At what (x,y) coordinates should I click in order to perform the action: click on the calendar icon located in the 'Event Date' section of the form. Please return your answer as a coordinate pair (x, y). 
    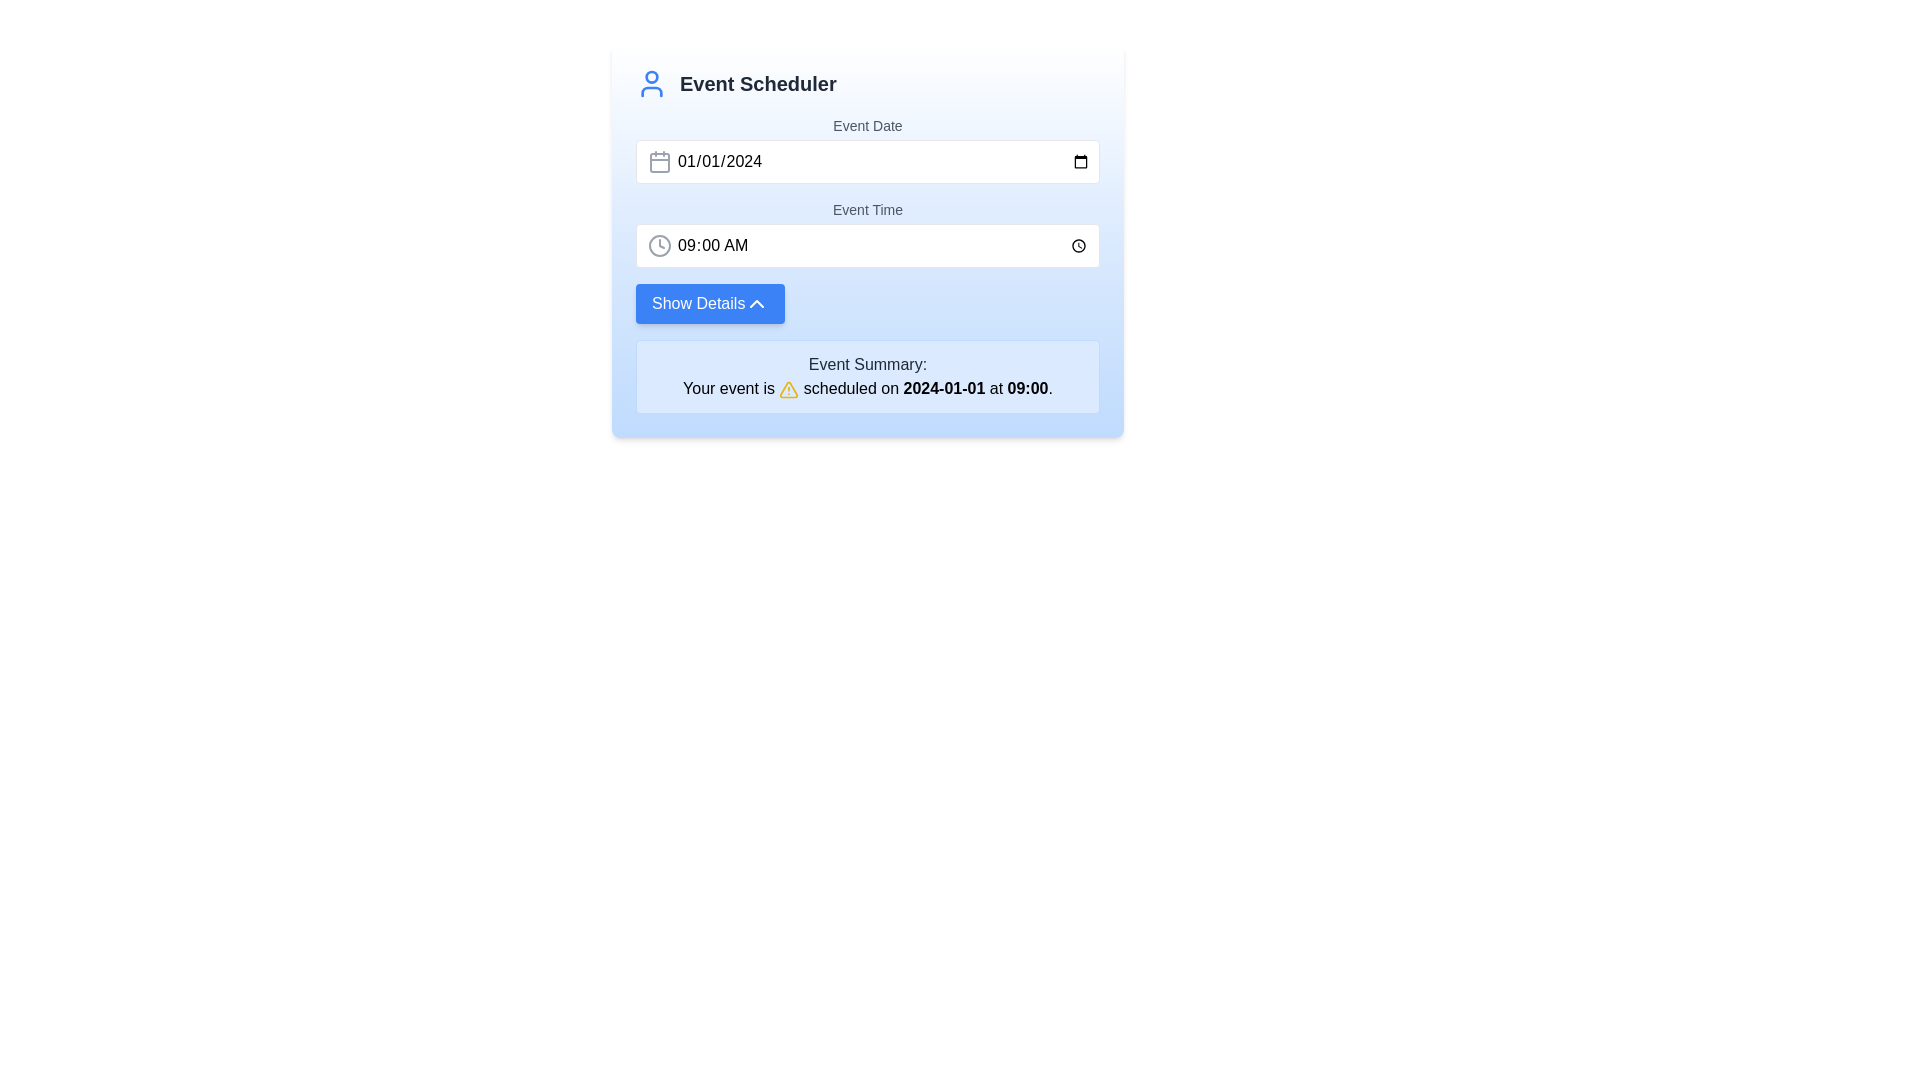
    Looking at the image, I should click on (660, 161).